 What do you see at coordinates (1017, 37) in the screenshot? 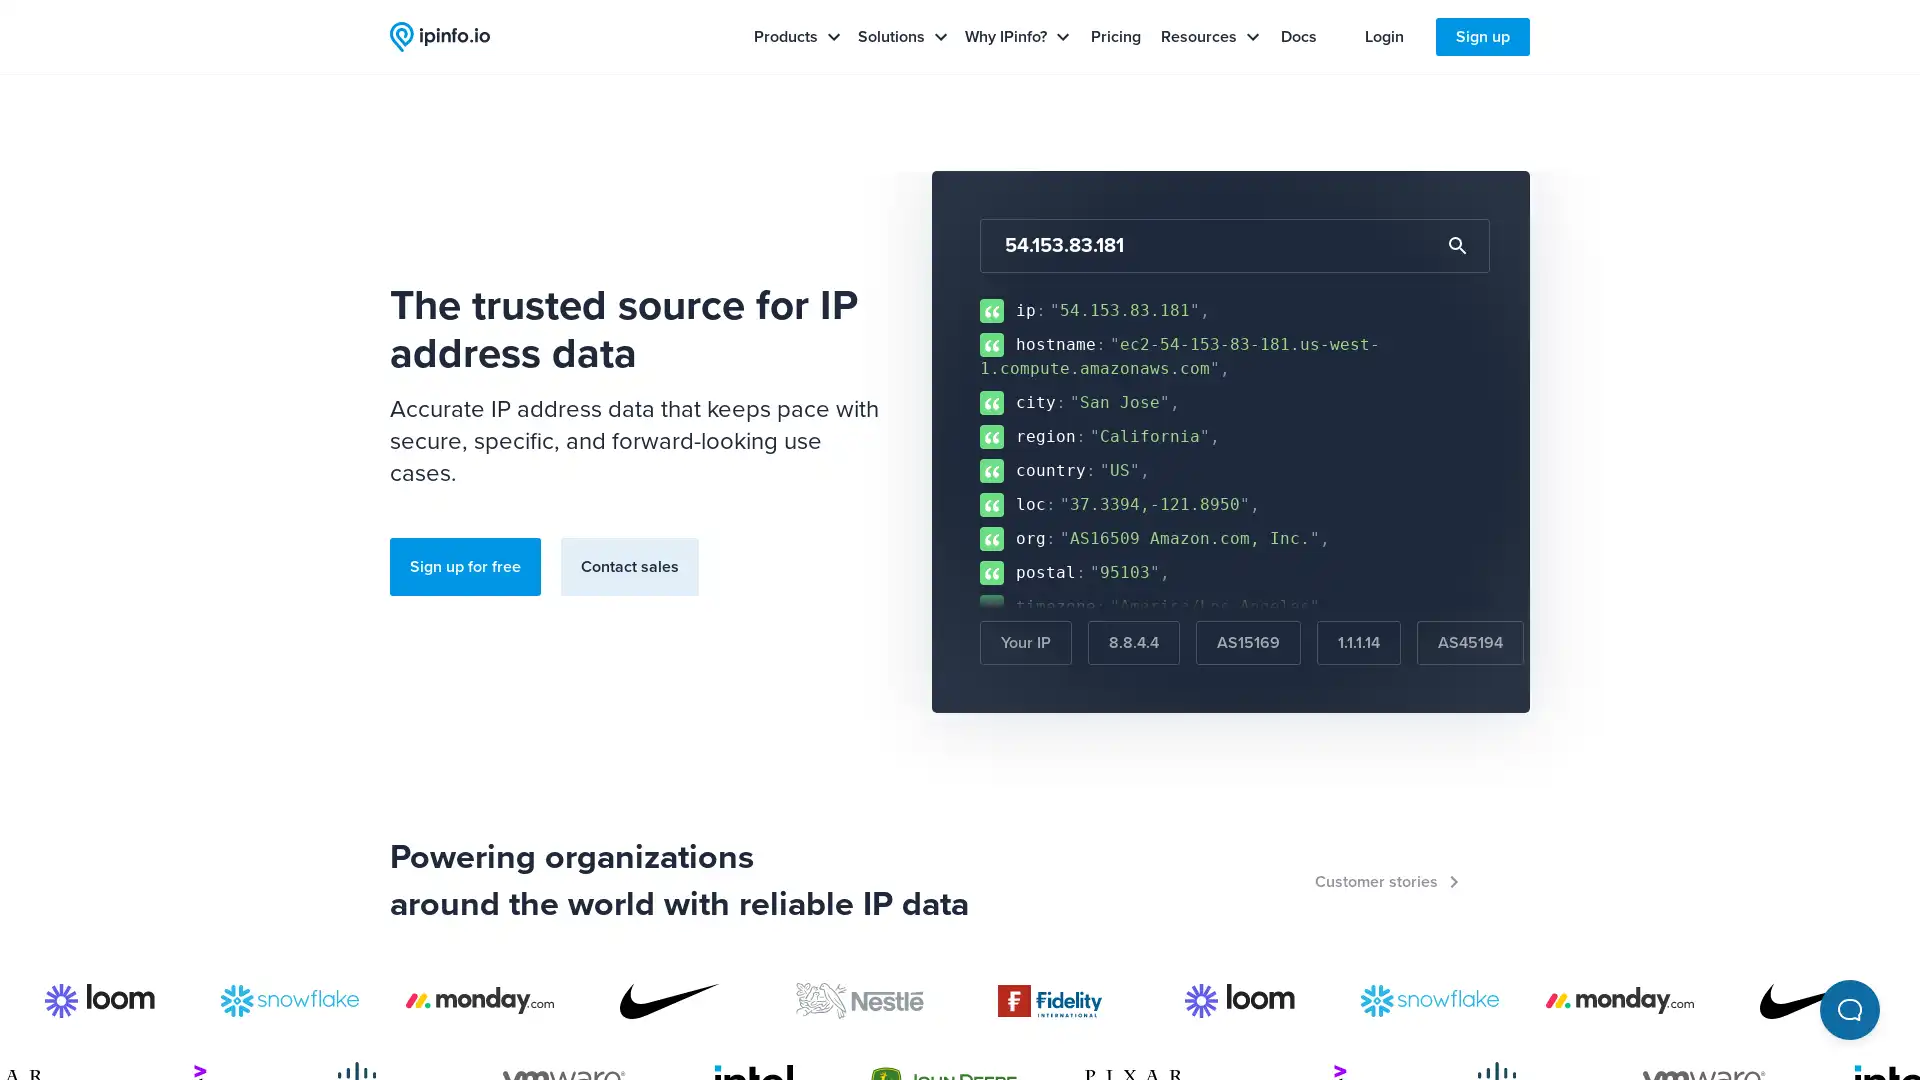
I see `Why IPinfo?` at bounding box center [1017, 37].